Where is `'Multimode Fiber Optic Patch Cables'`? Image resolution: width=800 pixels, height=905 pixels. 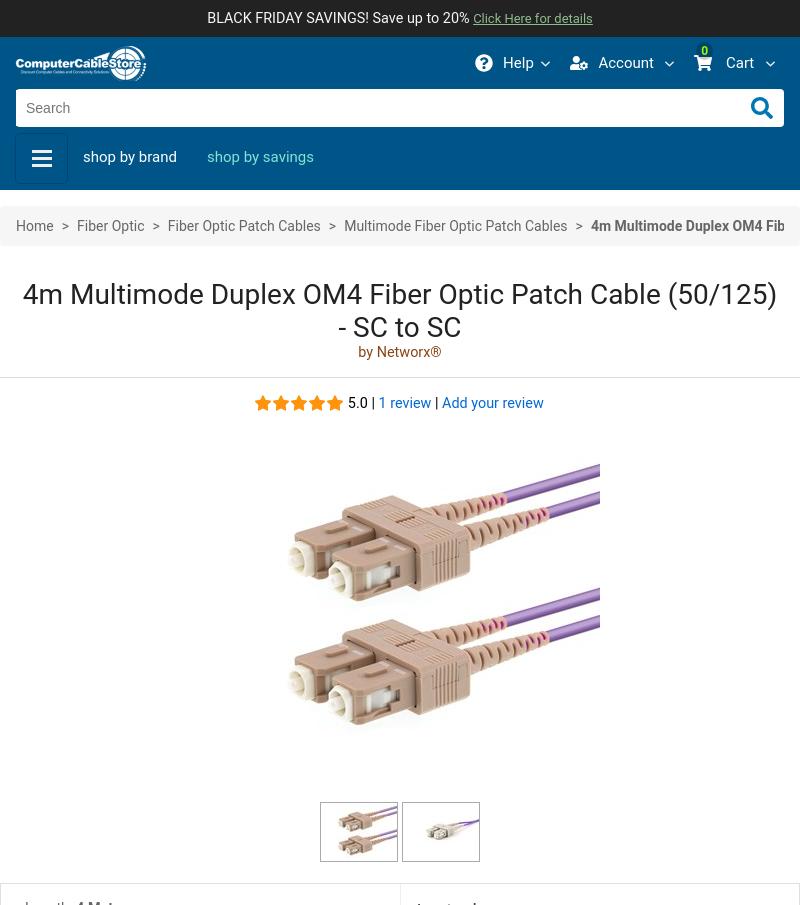 'Multimode Fiber Optic Patch Cables' is located at coordinates (344, 224).